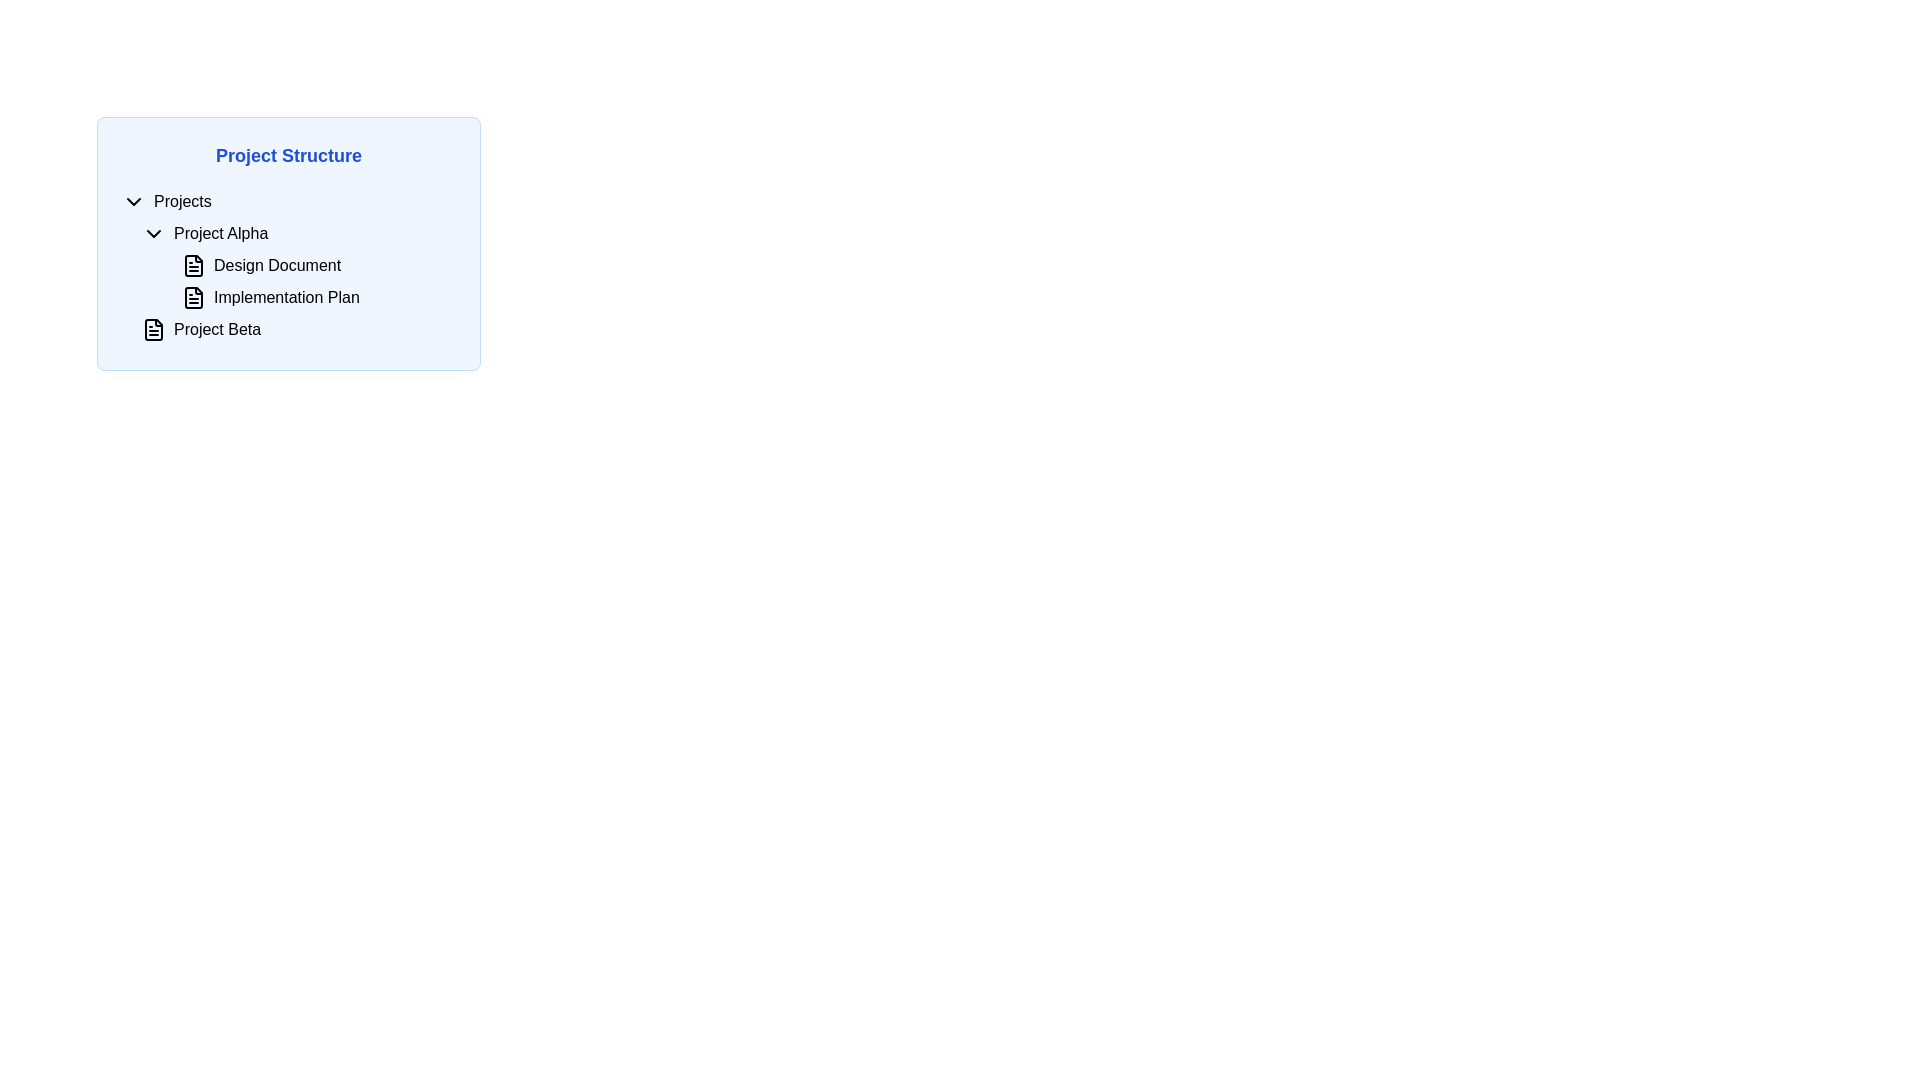 The height and width of the screenshot is (1080, 1920). Describe the element at coordinates (152, 329) in the screenshot. I see `the SVG Icon representing the 'Project Beta' document, which is located to the left of the 'Project Beta' text label in the 'Projects' section of the 'Project Structure' panel` at that location.